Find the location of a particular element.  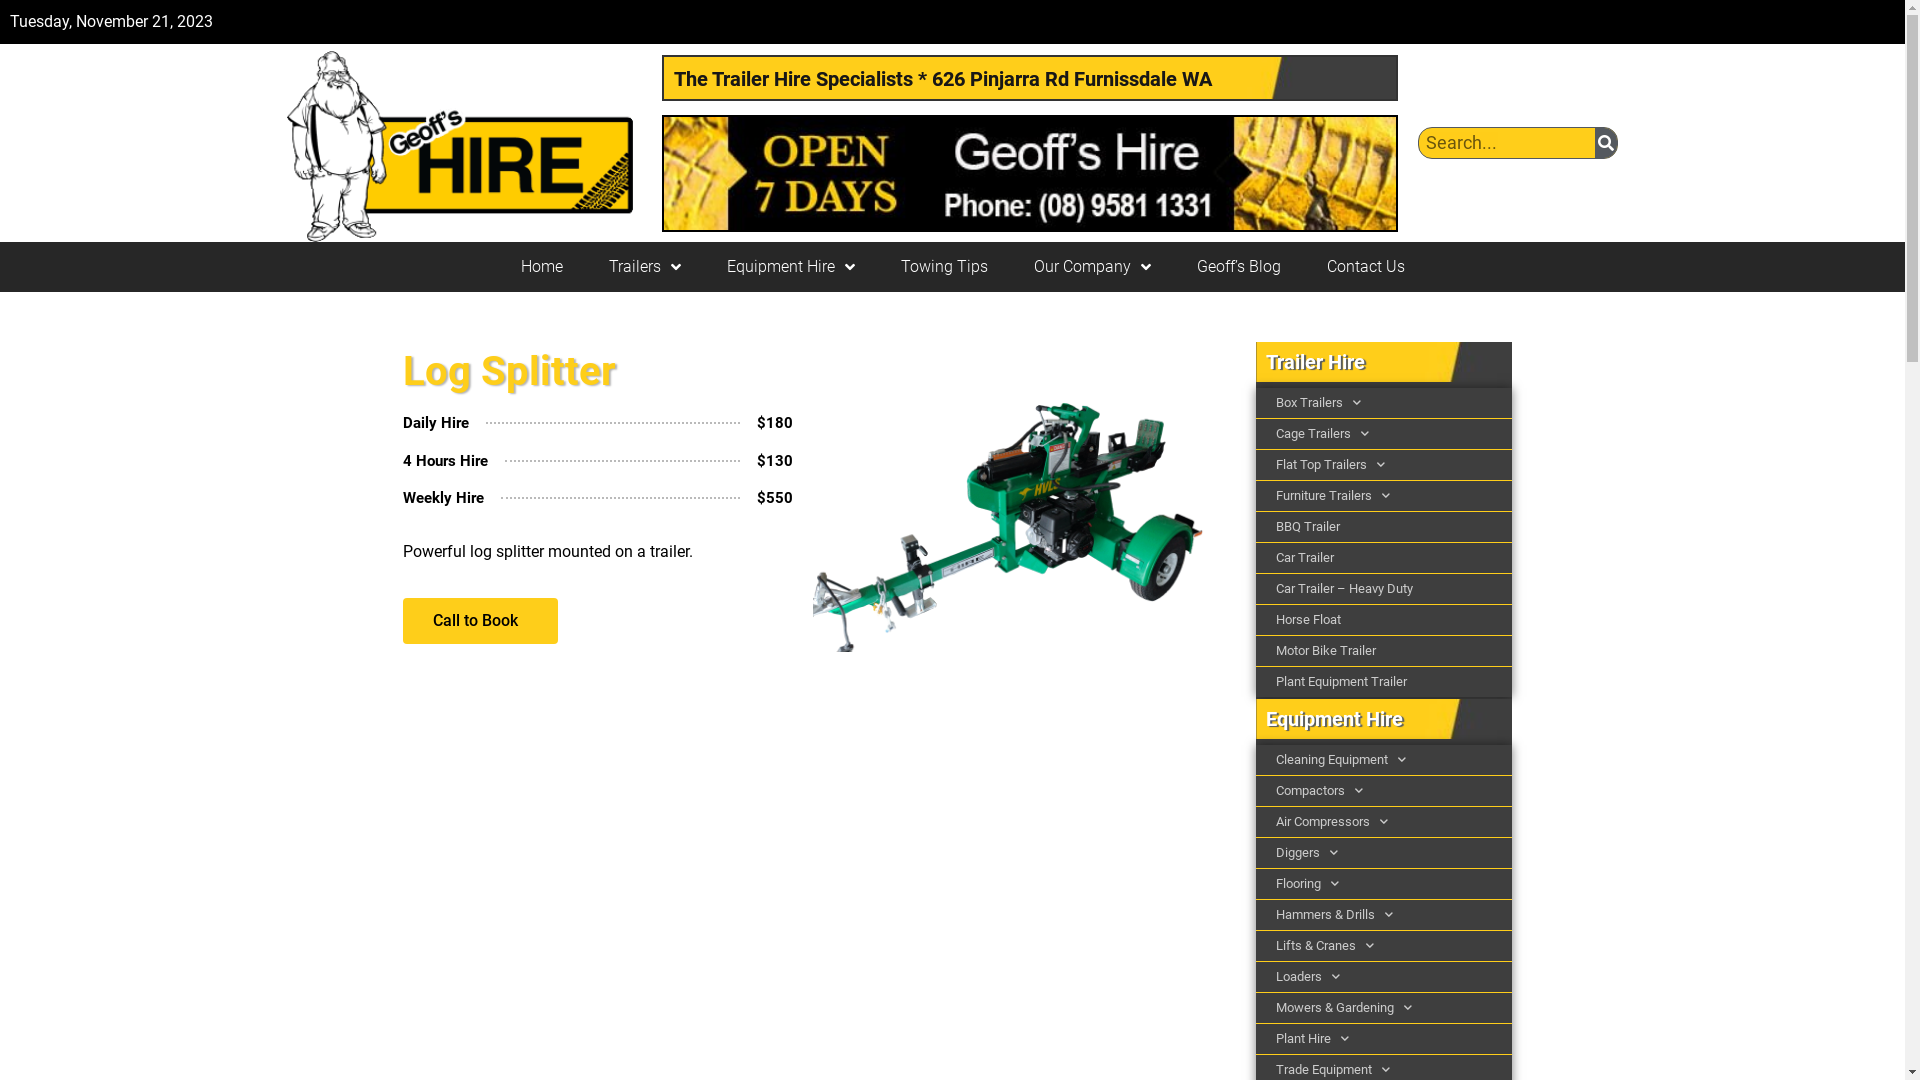

'Loaders' is located at coordinates (1382, 975).